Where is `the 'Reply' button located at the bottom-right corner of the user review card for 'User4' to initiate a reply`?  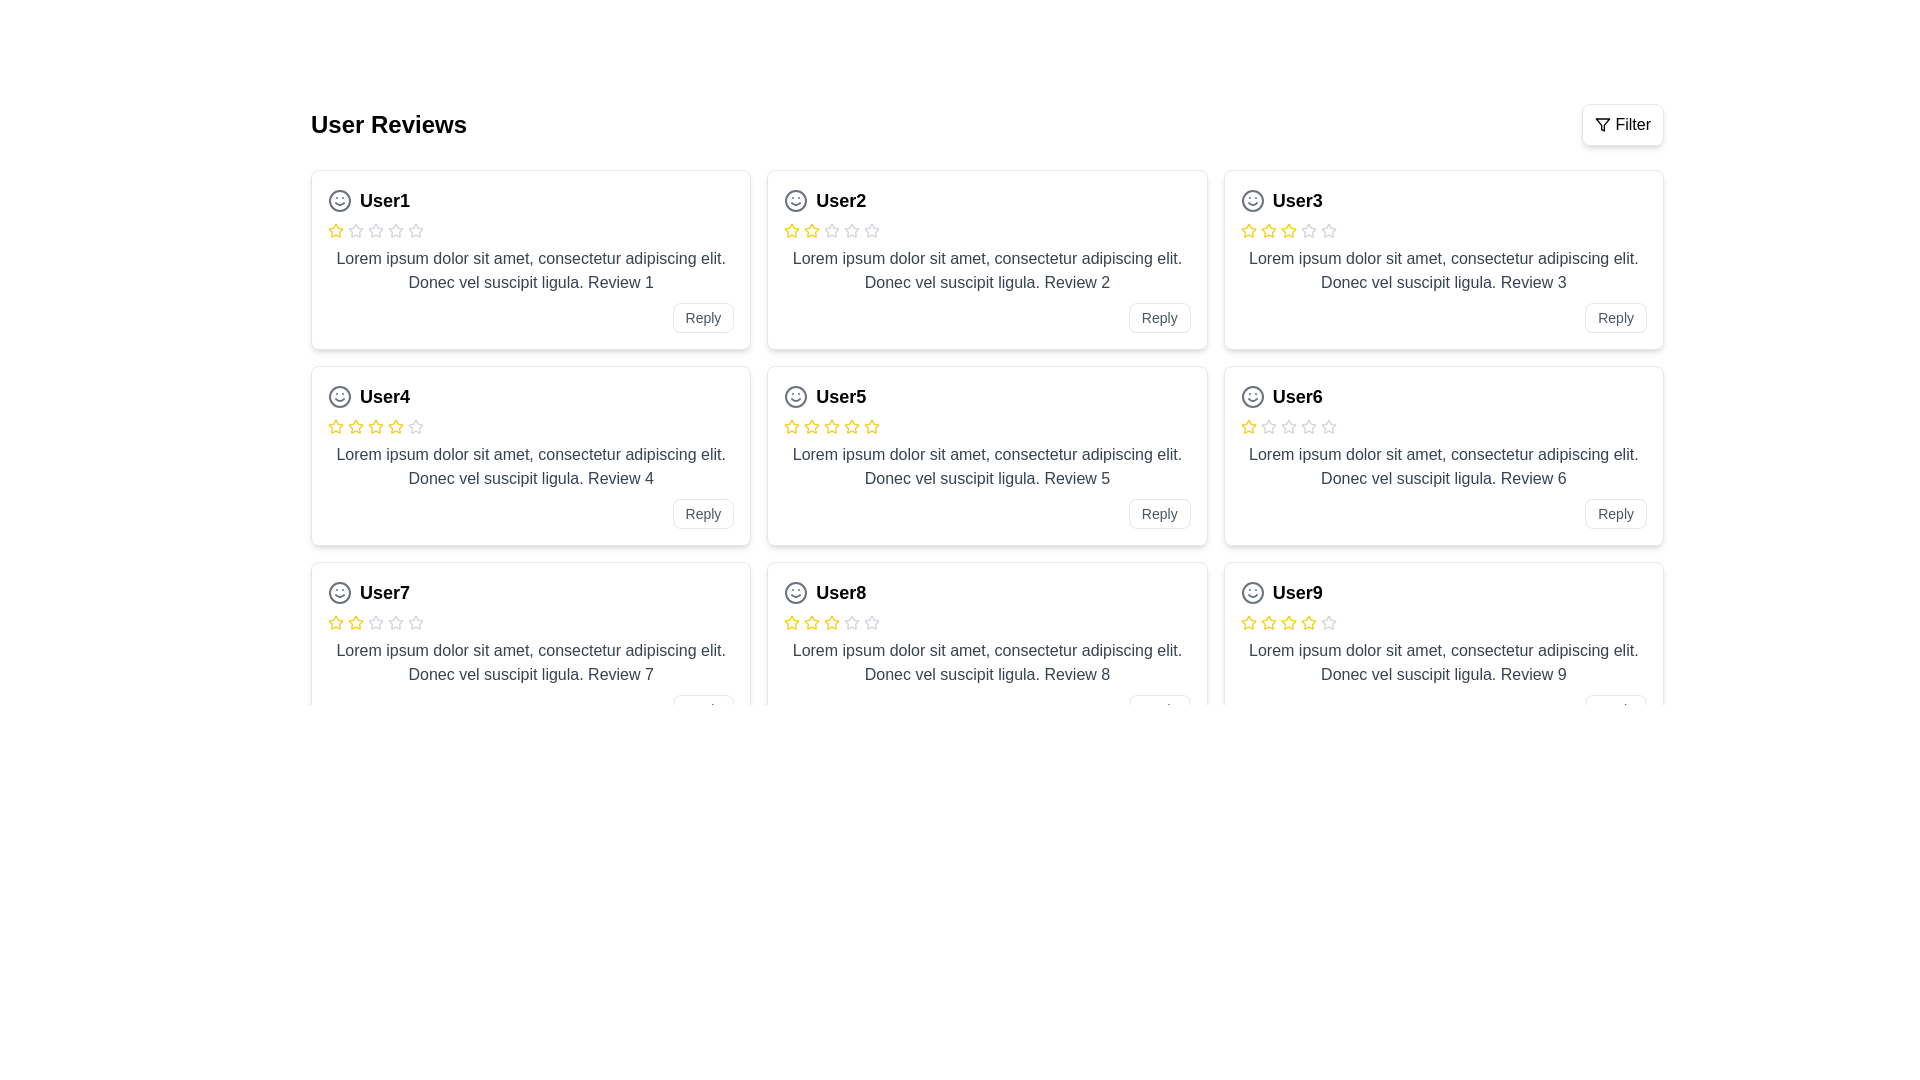
the 'Reply' button located at the bottom-right corner of the user review card for 'User4' to initiate a reply is located at coordinates (702, 512).